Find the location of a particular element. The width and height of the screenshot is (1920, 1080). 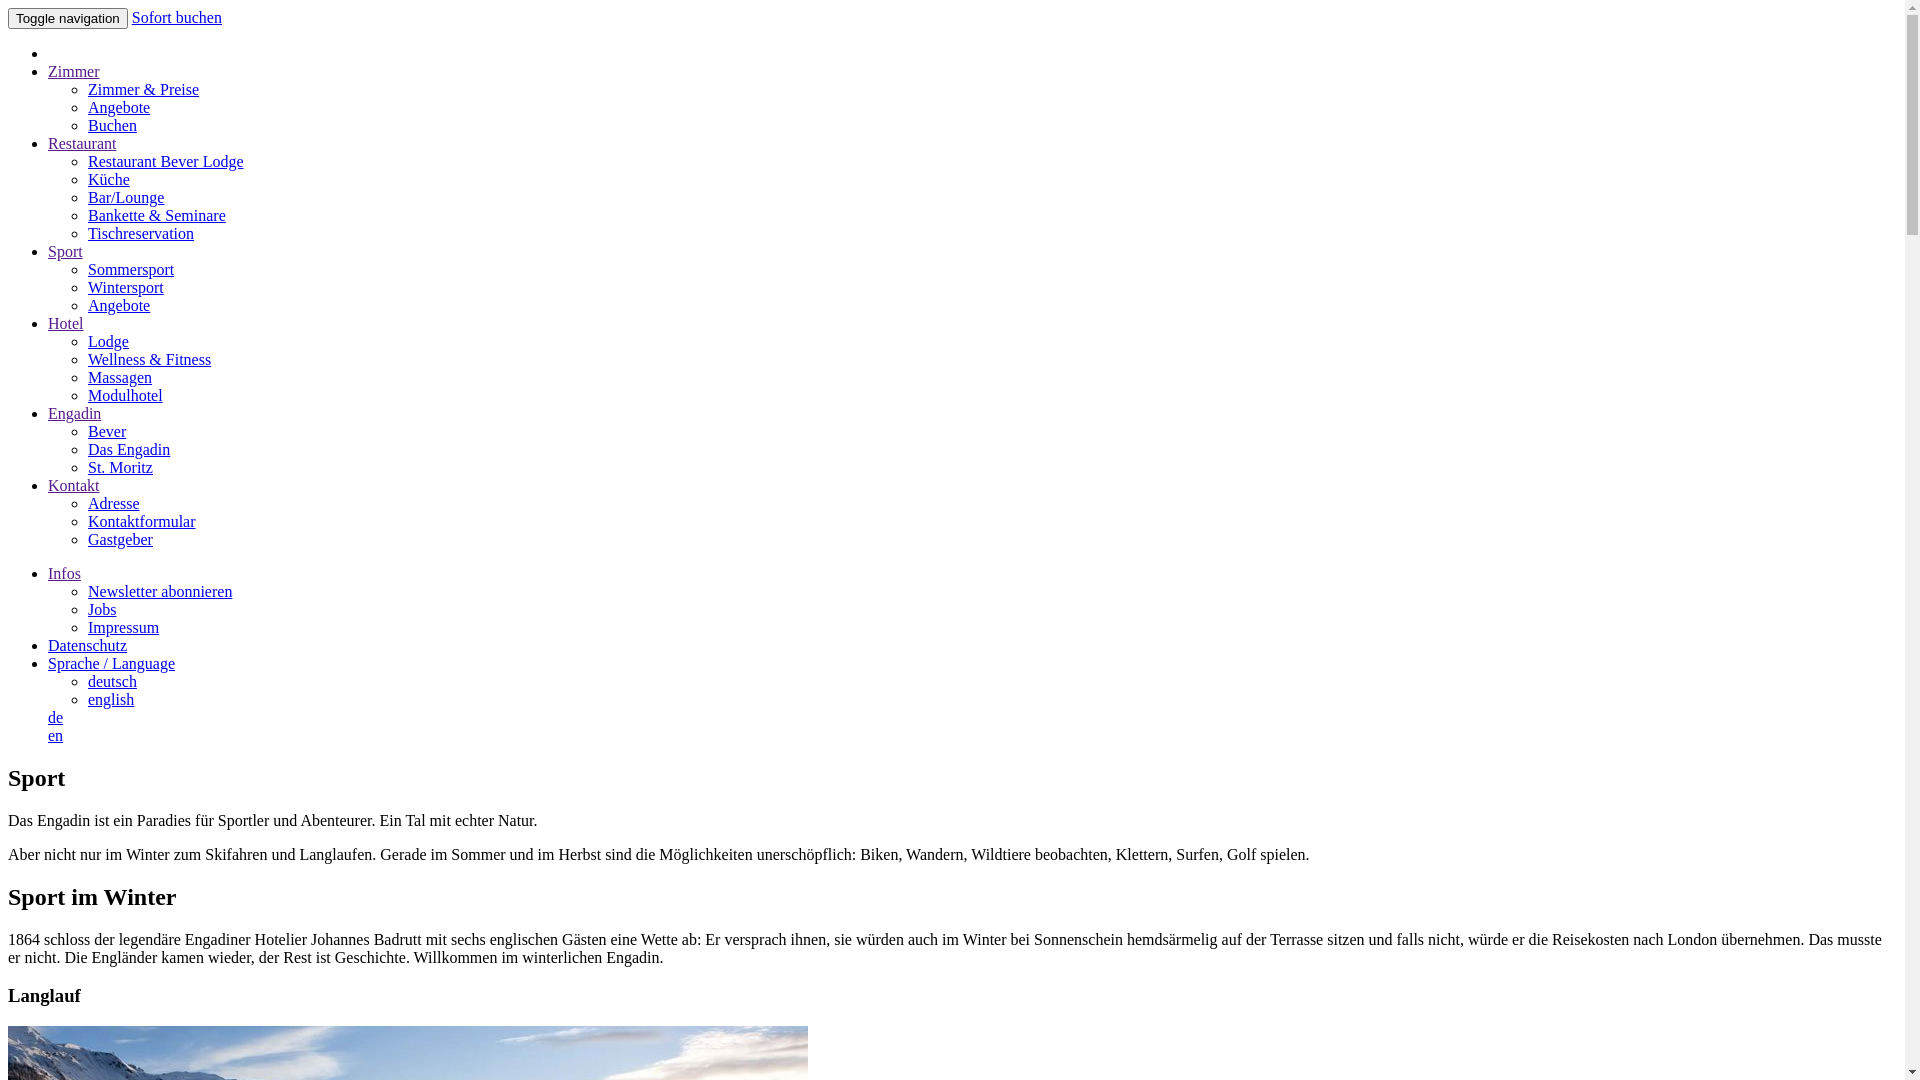

'Restaurant Bever Lodge' is located at coordinates (166, 160).